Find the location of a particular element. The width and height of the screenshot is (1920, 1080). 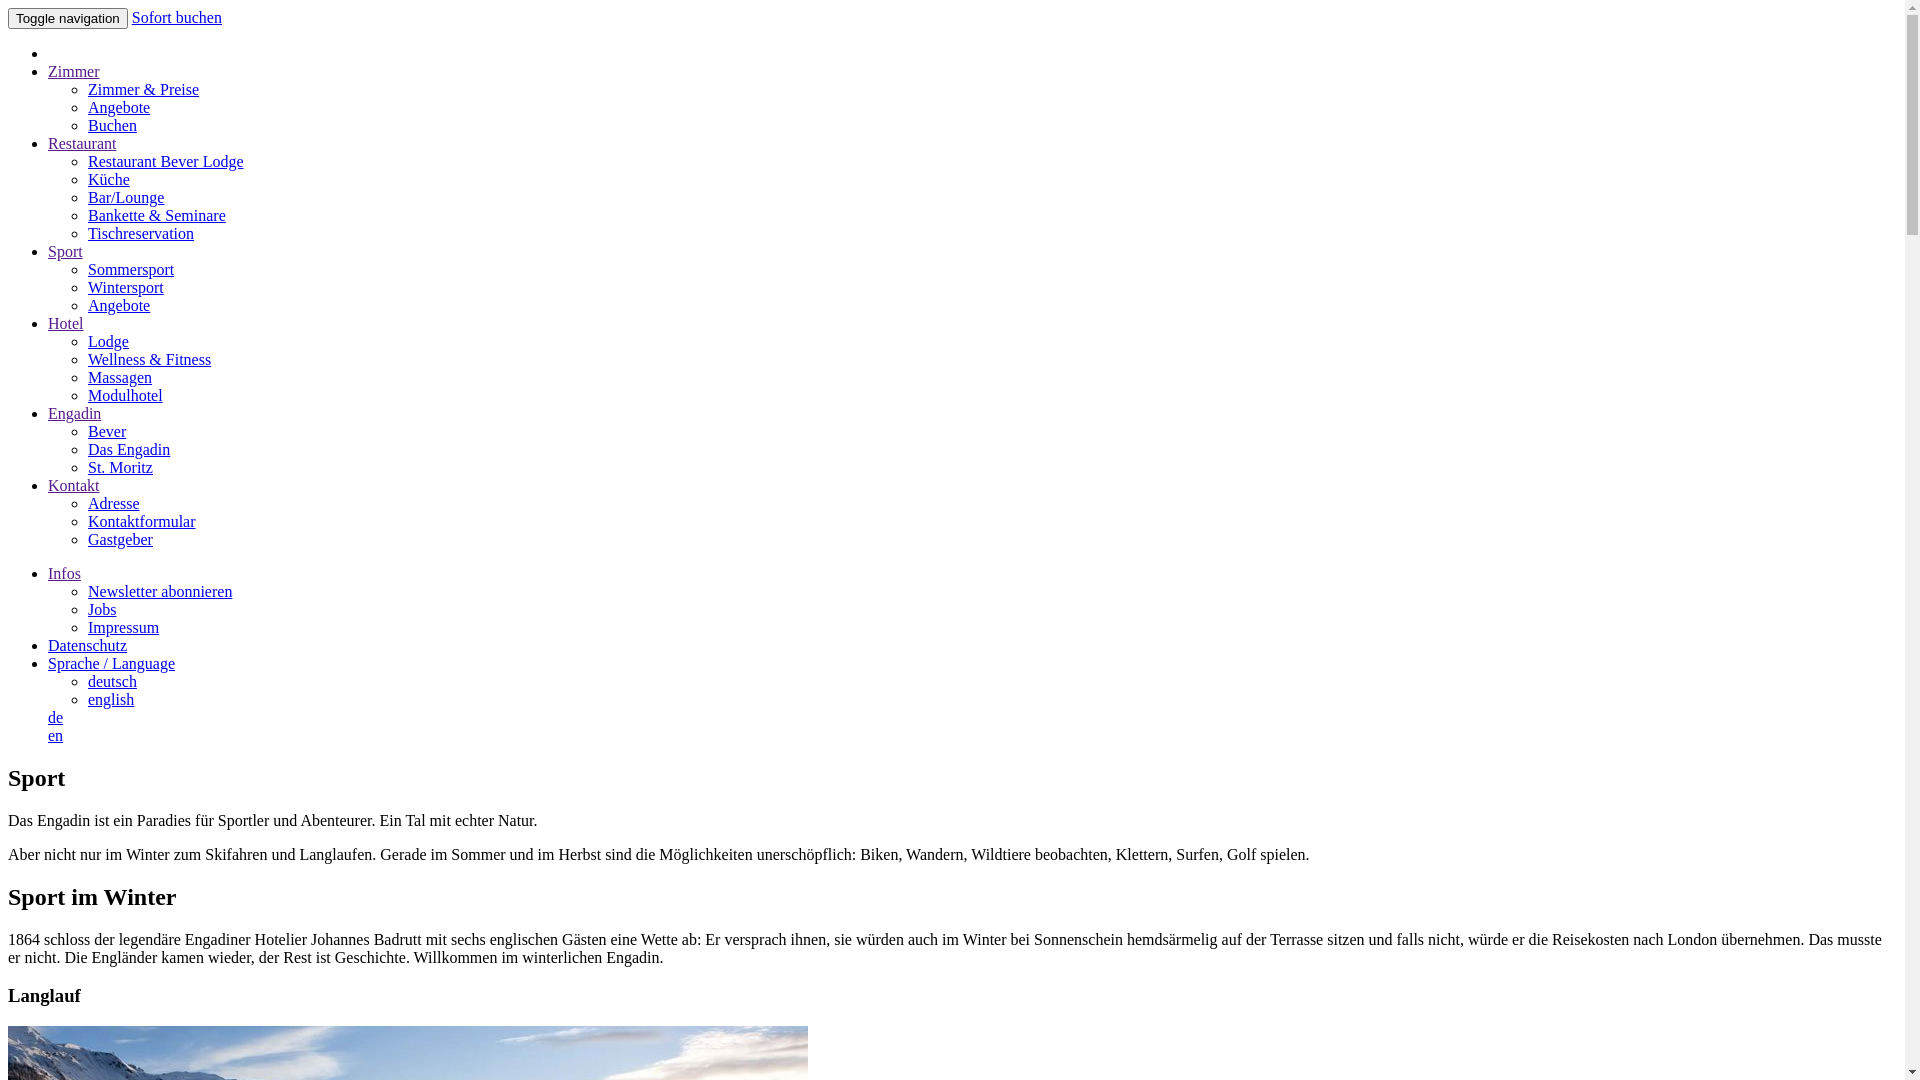

'Restaurant Bever Lodge' is located at coordinates (166, 160).